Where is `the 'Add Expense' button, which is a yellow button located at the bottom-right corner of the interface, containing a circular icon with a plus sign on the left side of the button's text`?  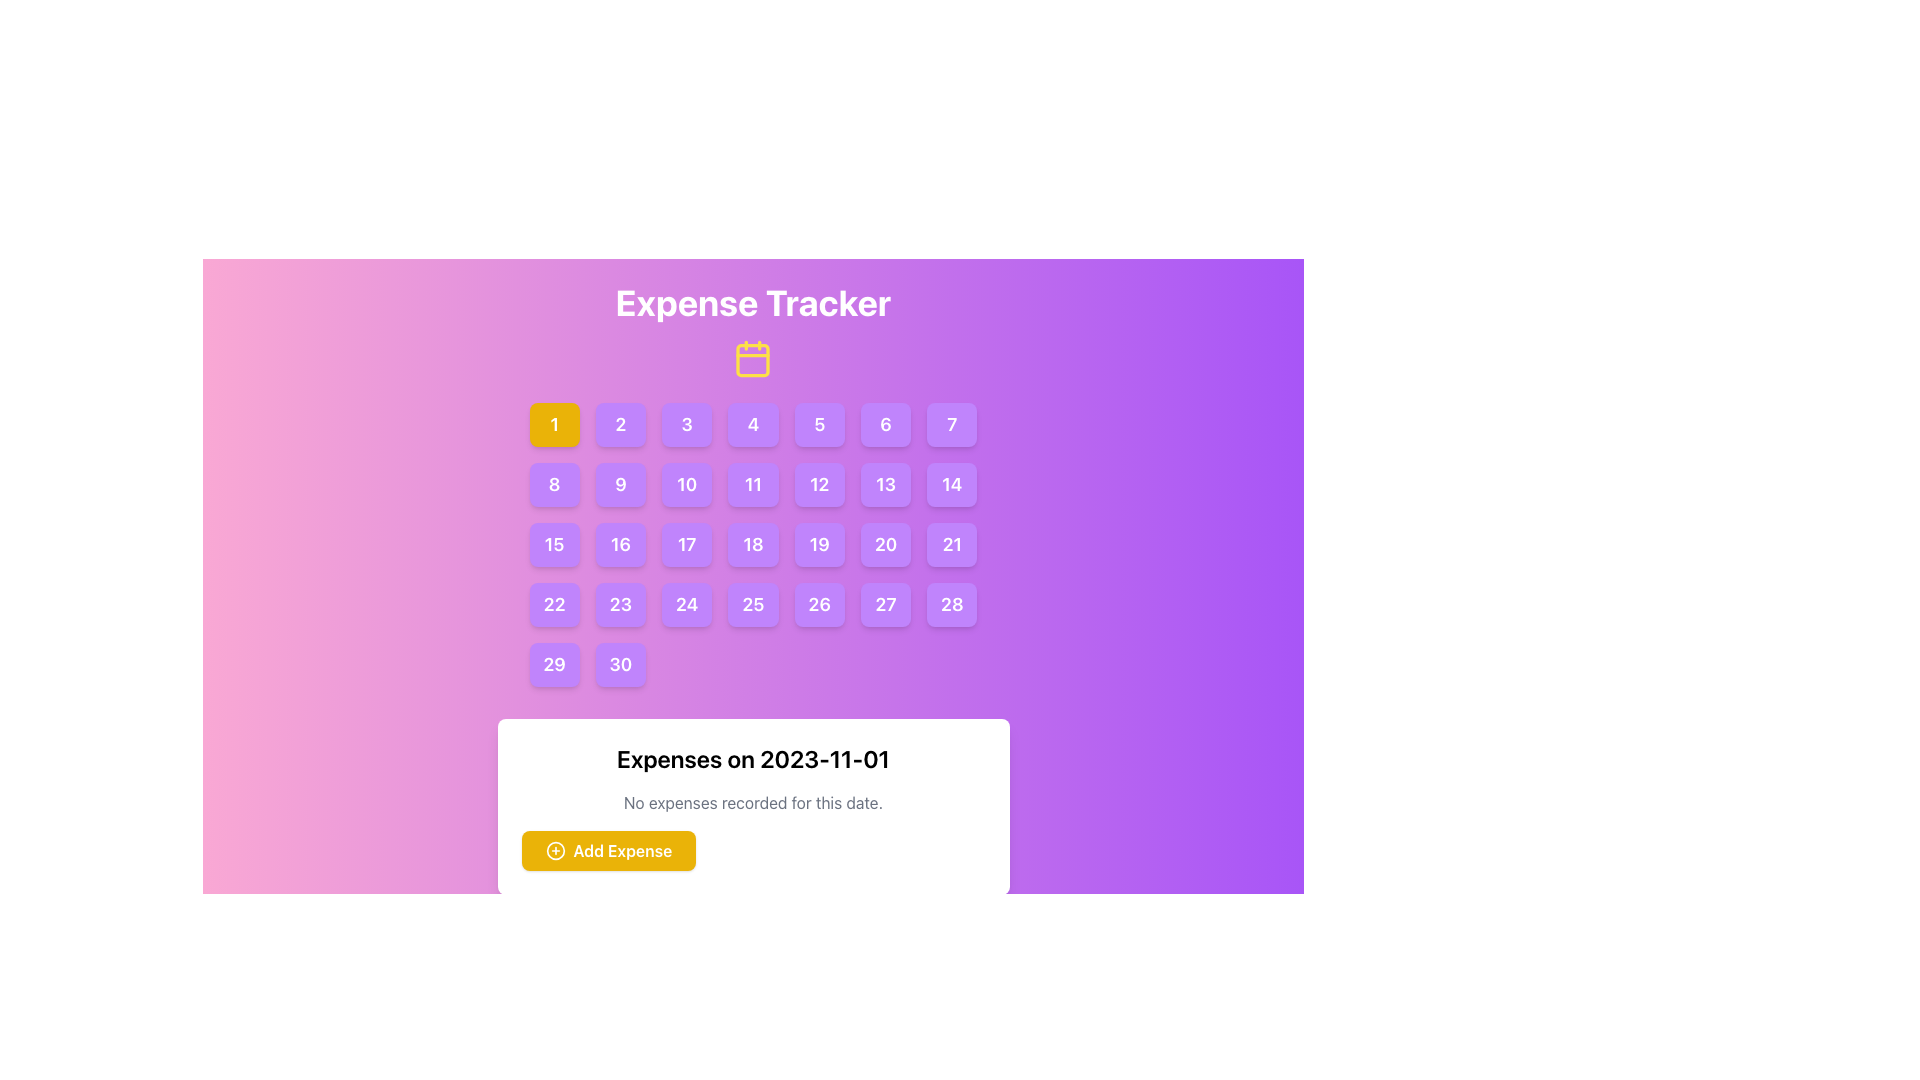
the 'Add Expense' button, which is a yellow button located at the bottom-right corner of the interface, containing a circular icon with a plus sign on the left side of the button's text is located at coordinates (555, 851).